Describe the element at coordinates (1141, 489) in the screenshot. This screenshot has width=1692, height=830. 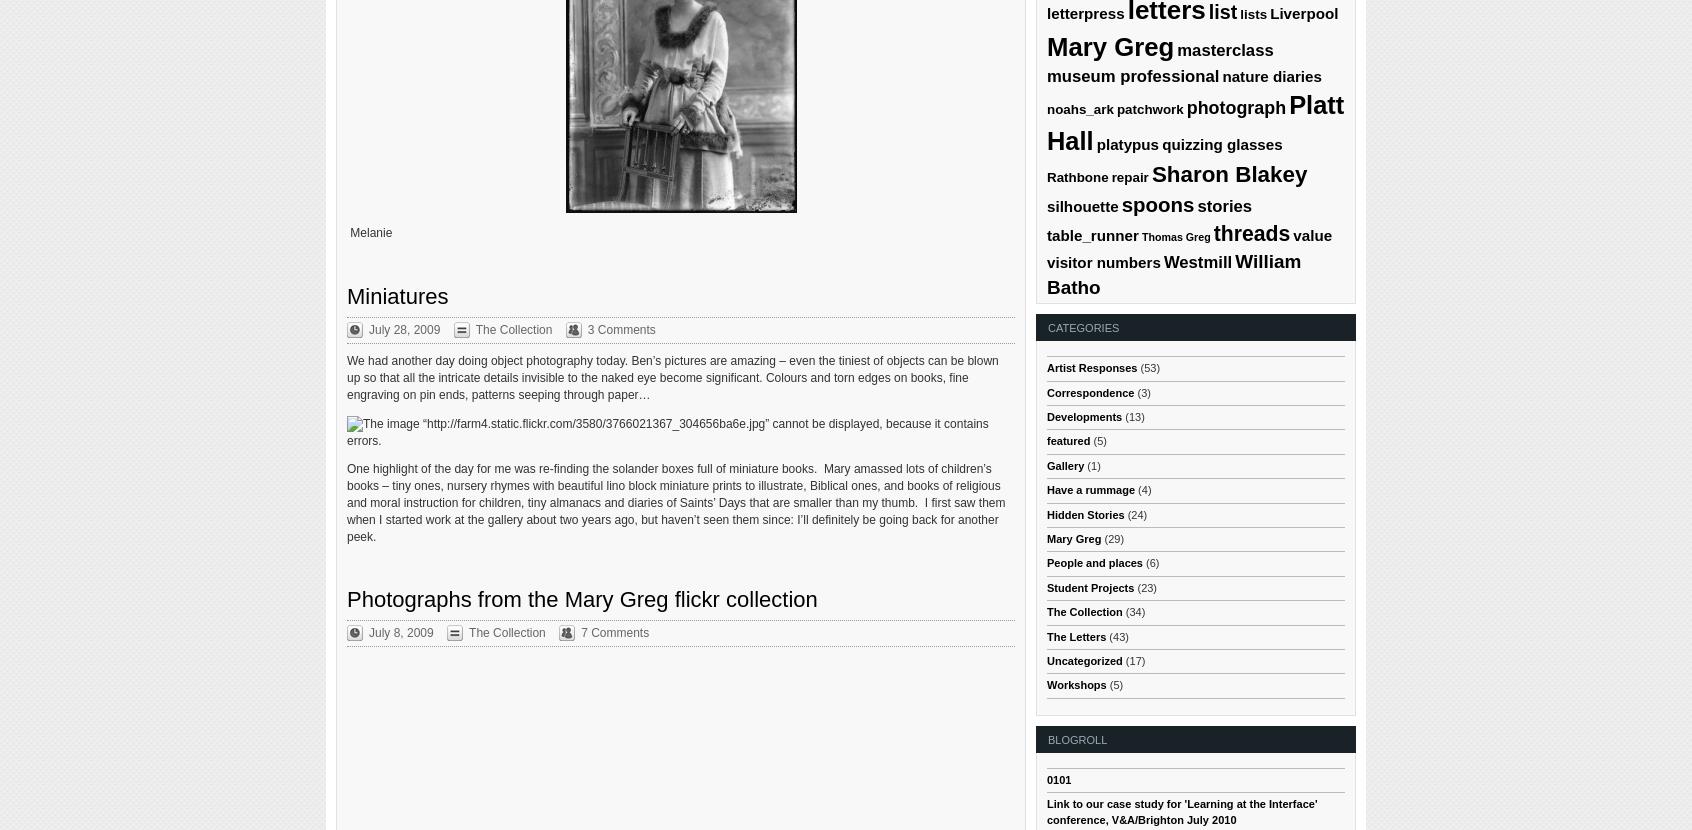
I see `'(4)'` at that location.